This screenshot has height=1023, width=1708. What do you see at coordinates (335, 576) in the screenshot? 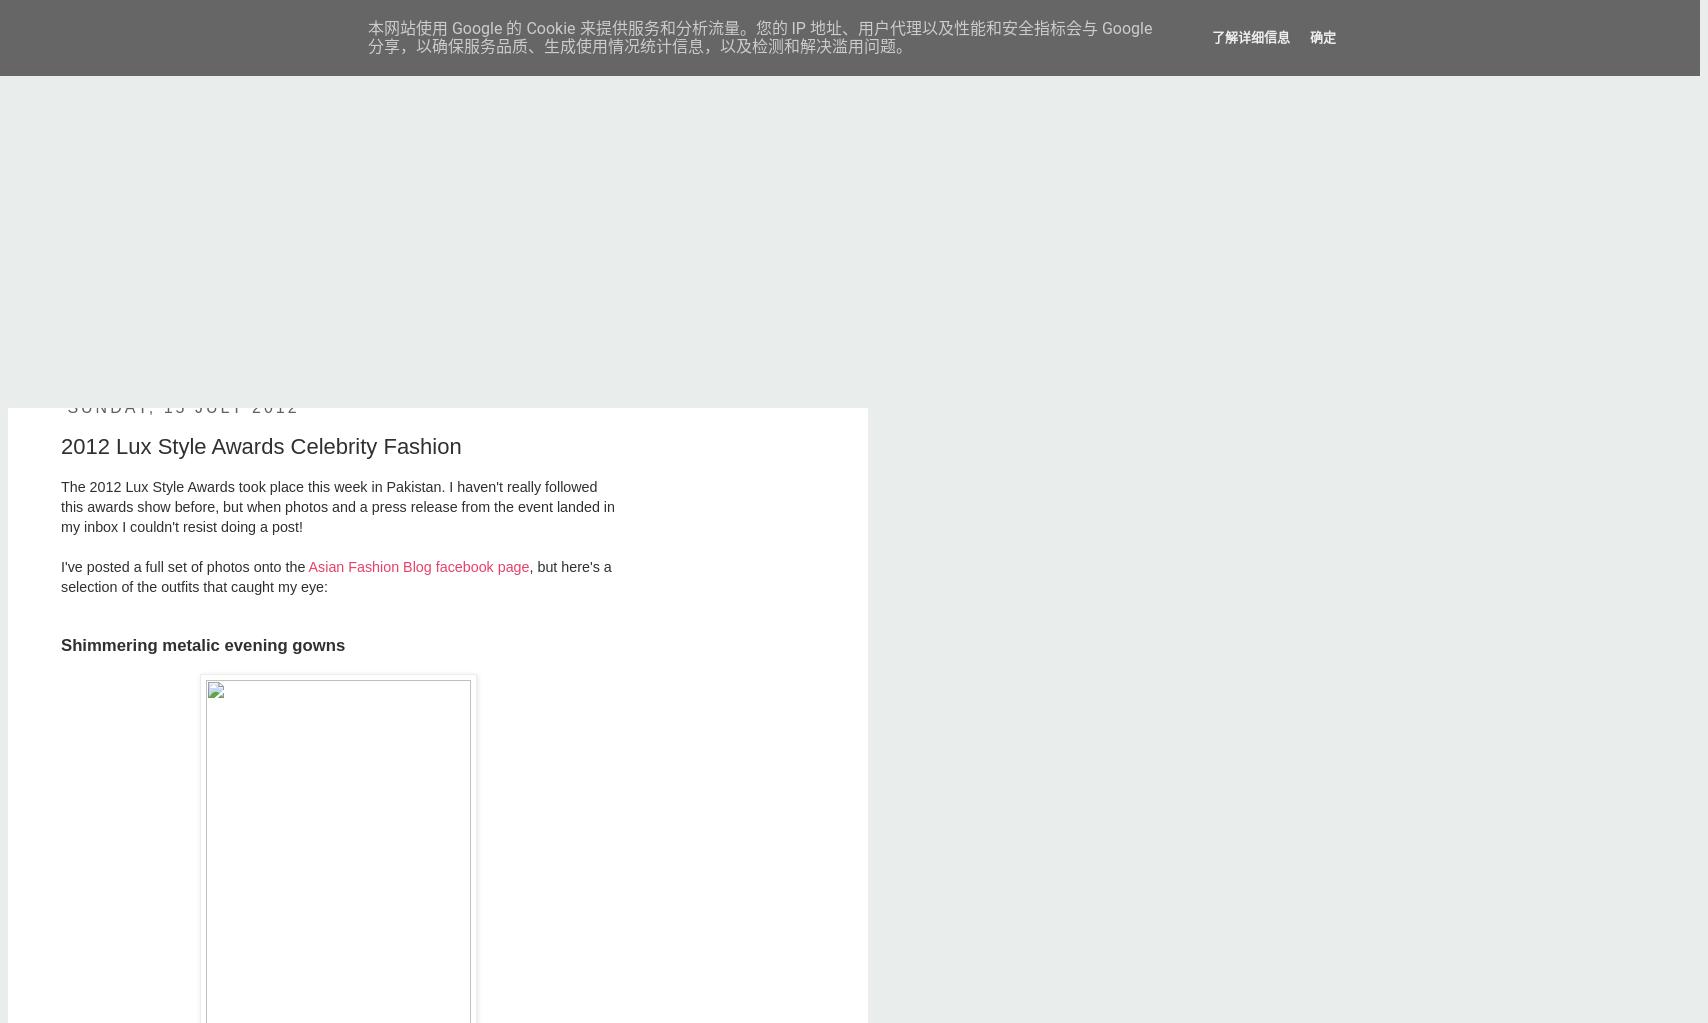
I see `', but here's a selection of the outfits that caught my eye:'` at bounding box center [335, 576].